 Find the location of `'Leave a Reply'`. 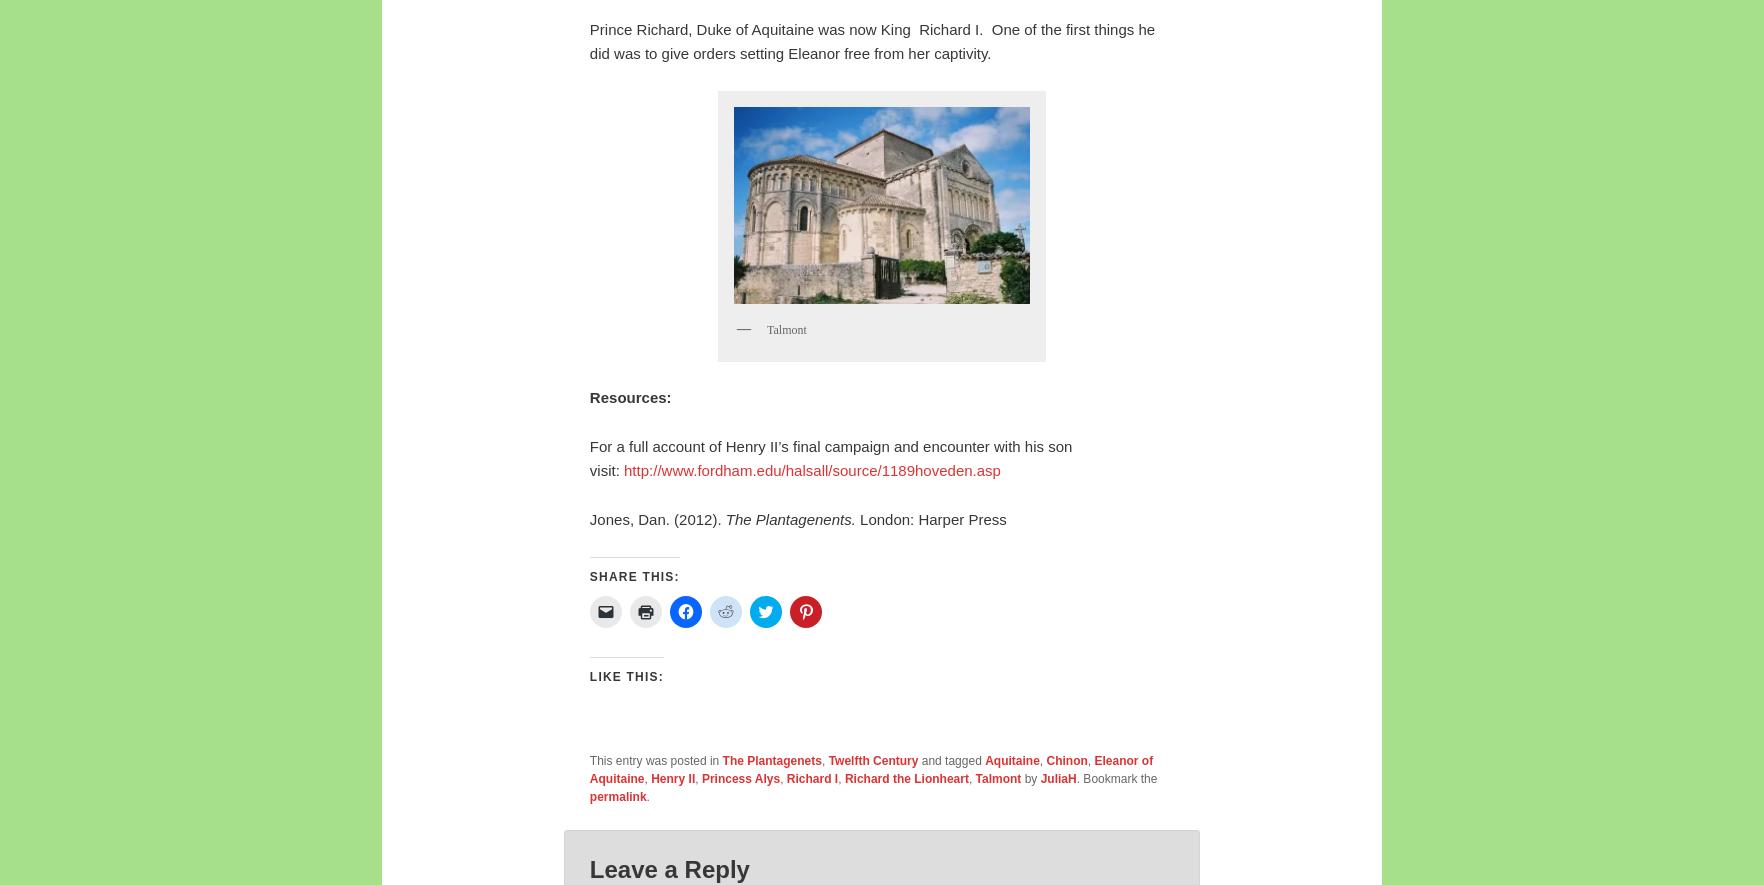

'Leave a Reply' is located at coordinates (588, 868).